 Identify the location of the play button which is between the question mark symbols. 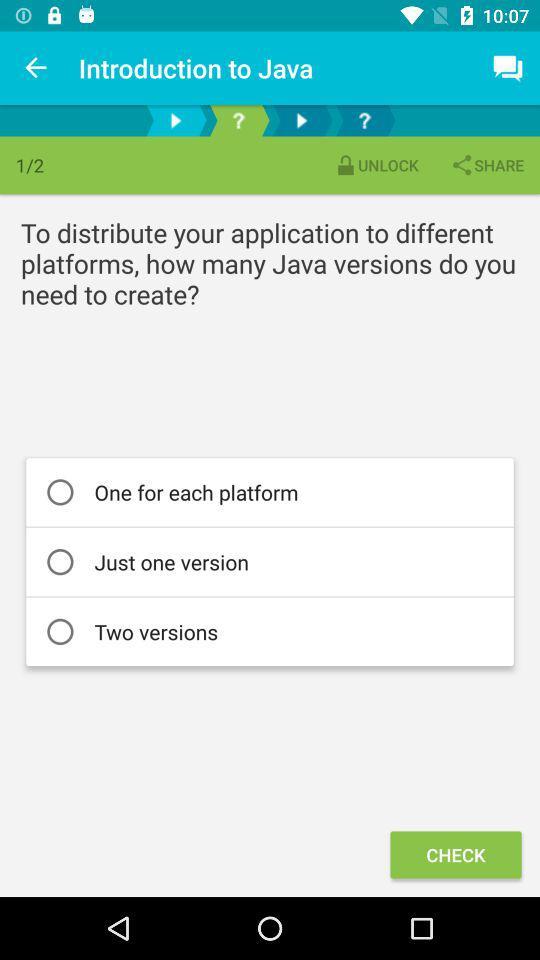
(300, 120).